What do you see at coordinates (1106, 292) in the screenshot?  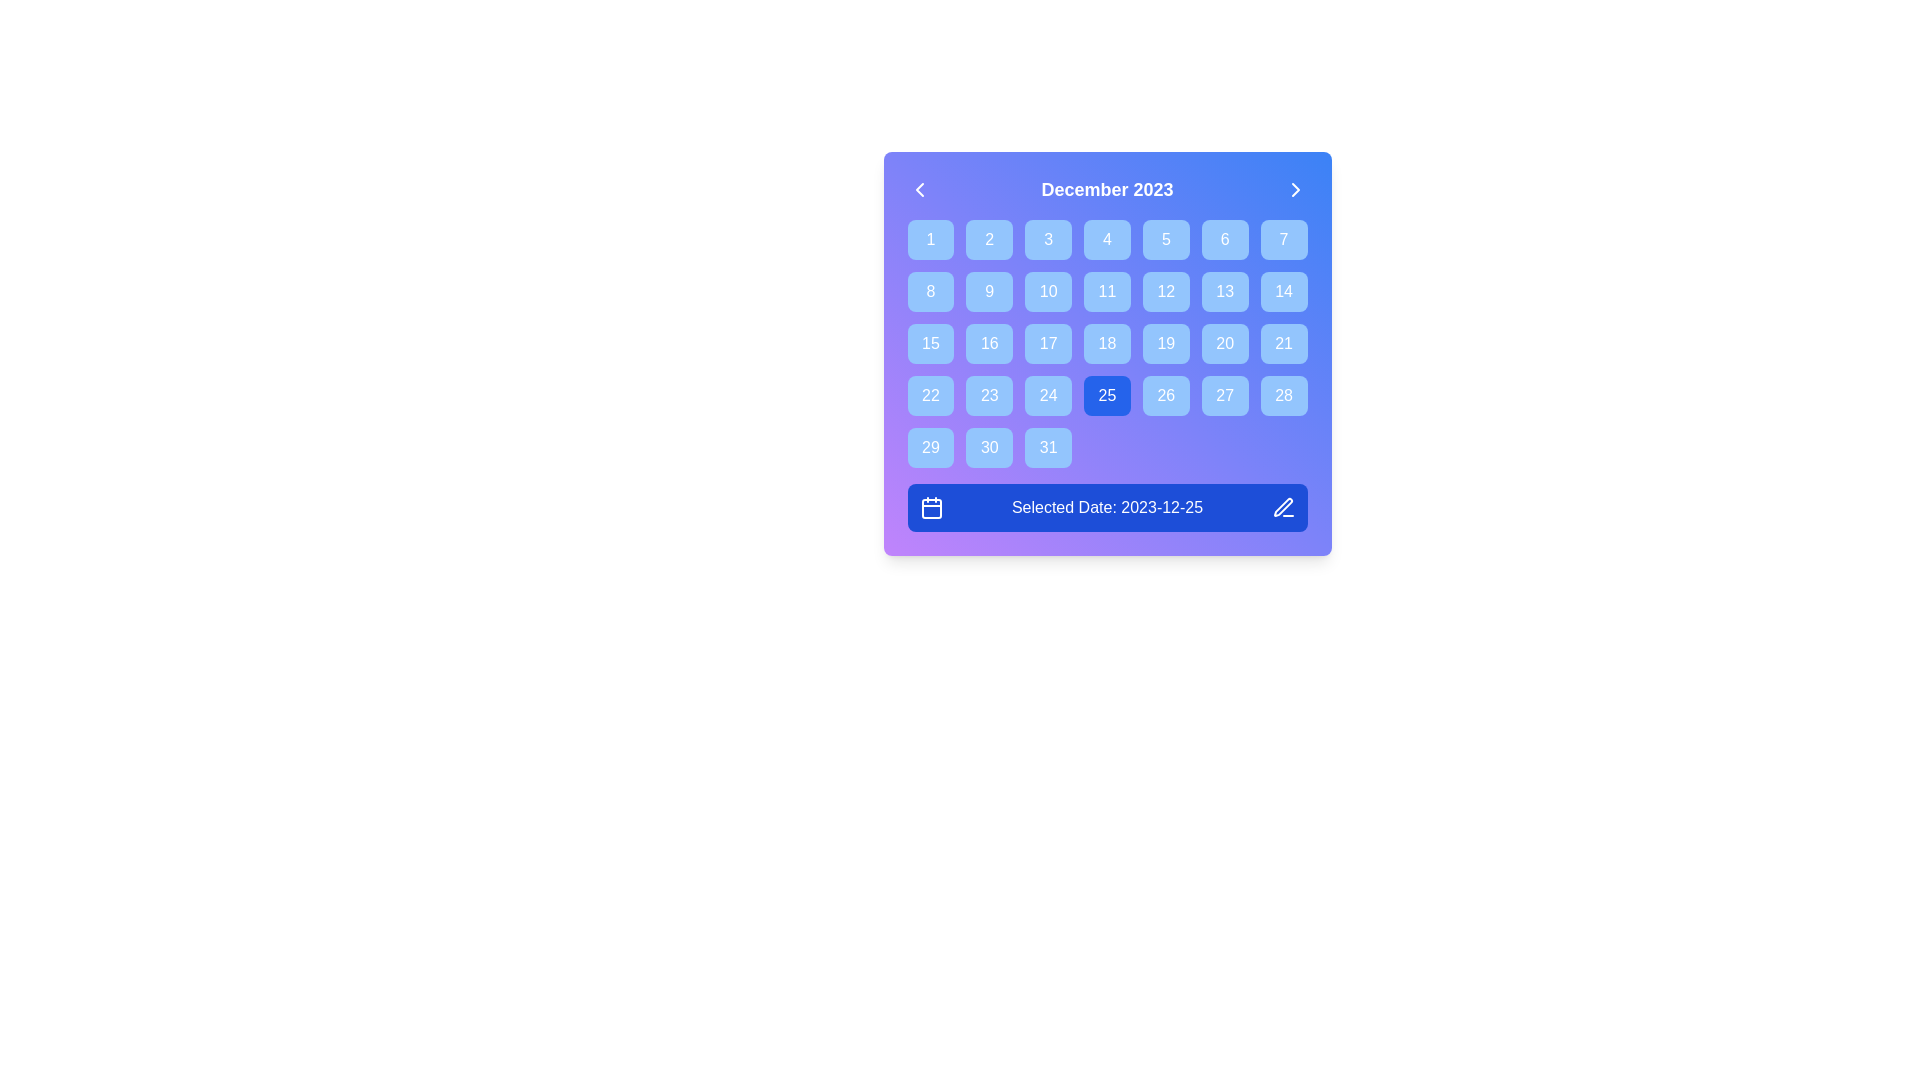 I see `the button representing the 11th day in the calendar view` at bounding box center [1106, 292].